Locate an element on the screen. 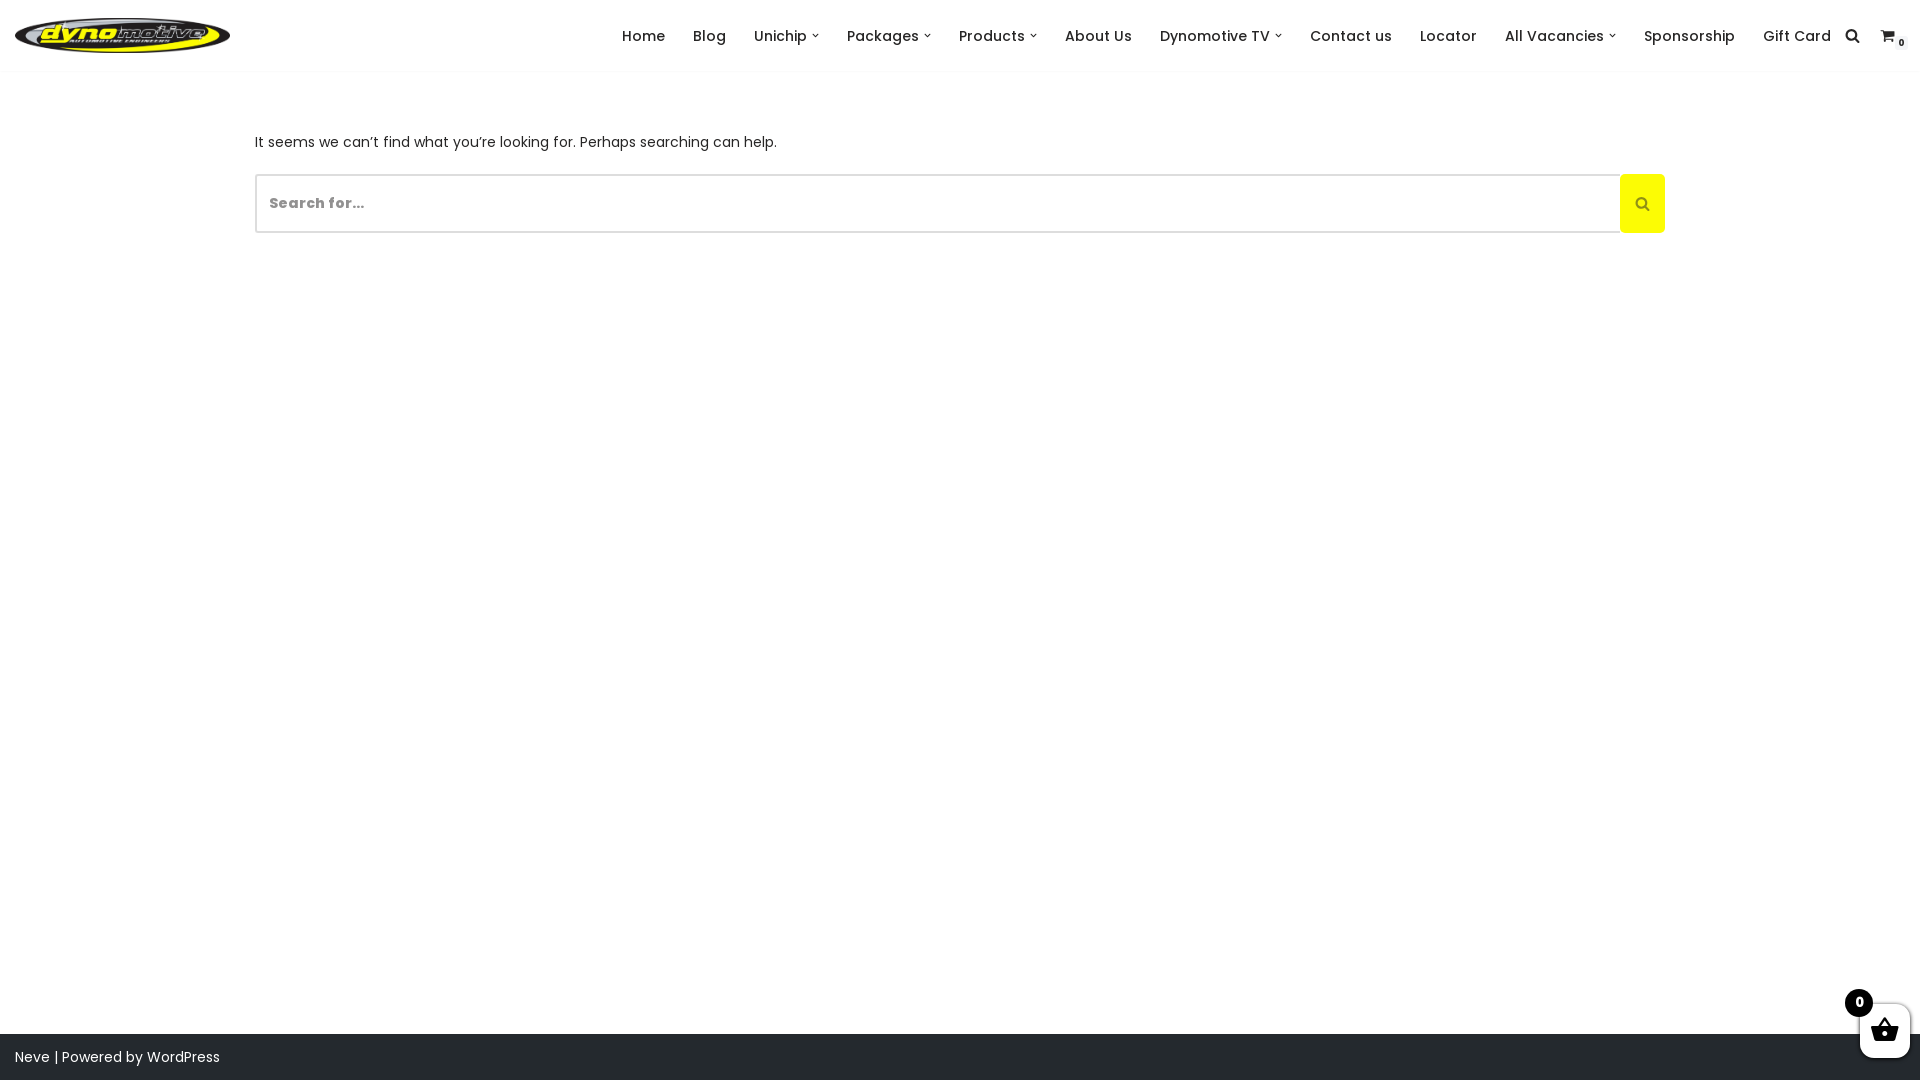  'Home' is located at coordinates (643, 35).